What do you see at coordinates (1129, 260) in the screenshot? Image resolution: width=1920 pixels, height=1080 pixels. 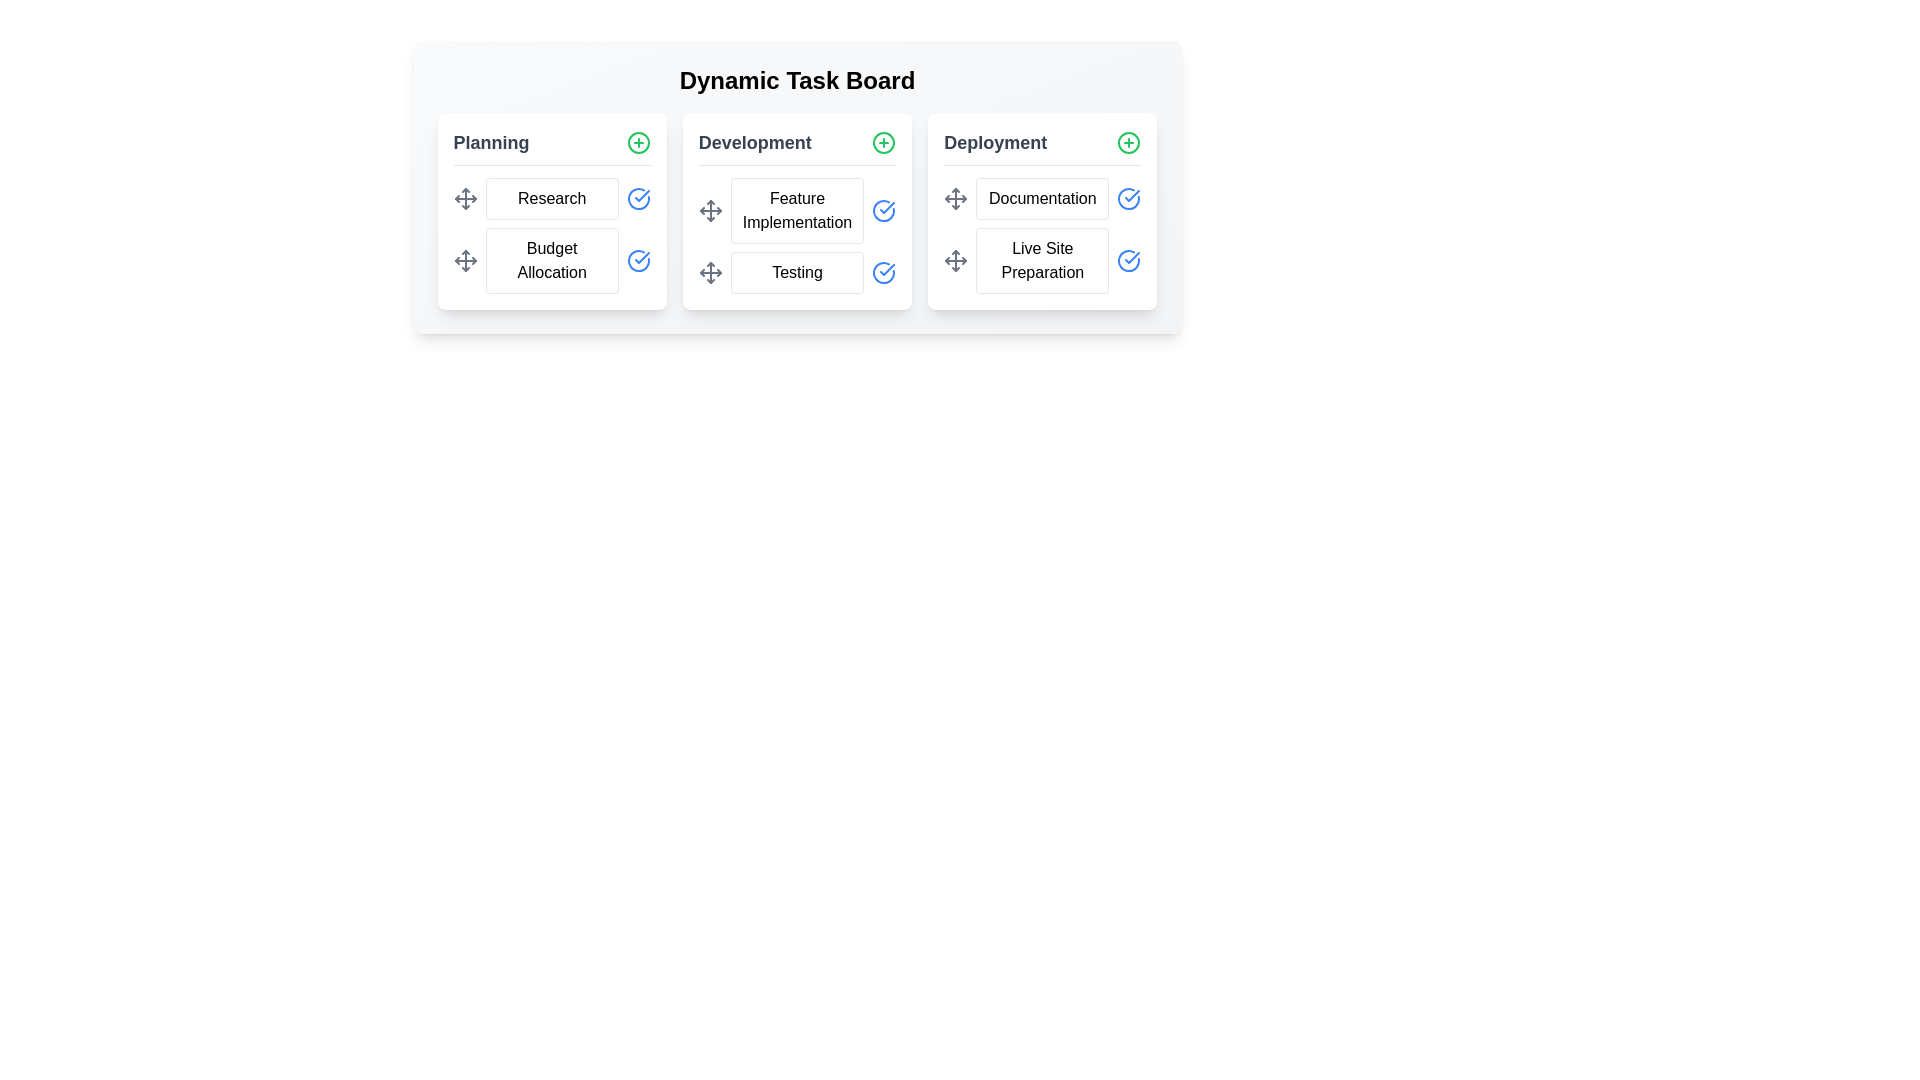 I see `'CheckCircle' icon next to the task 'Live Site Preparation' to mark it as complete` at bounding box center [1129, 260].